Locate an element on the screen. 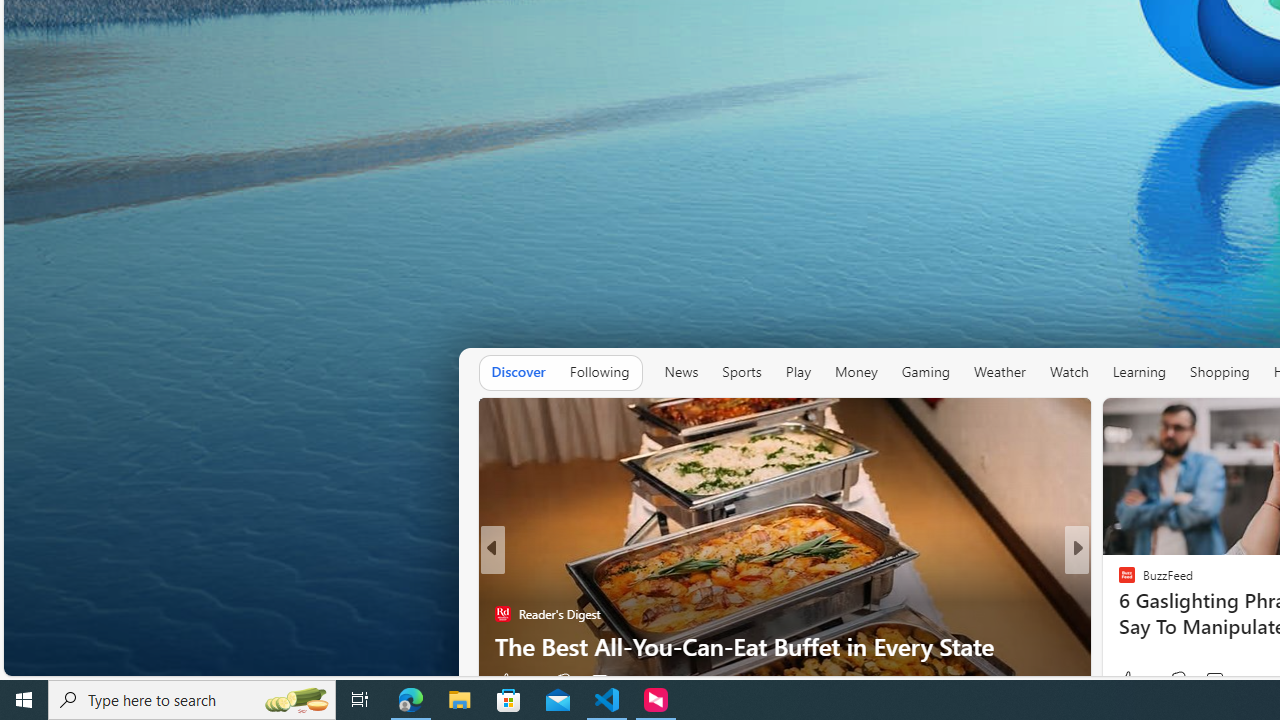  'Discover' is located at coordinates (518, 371).